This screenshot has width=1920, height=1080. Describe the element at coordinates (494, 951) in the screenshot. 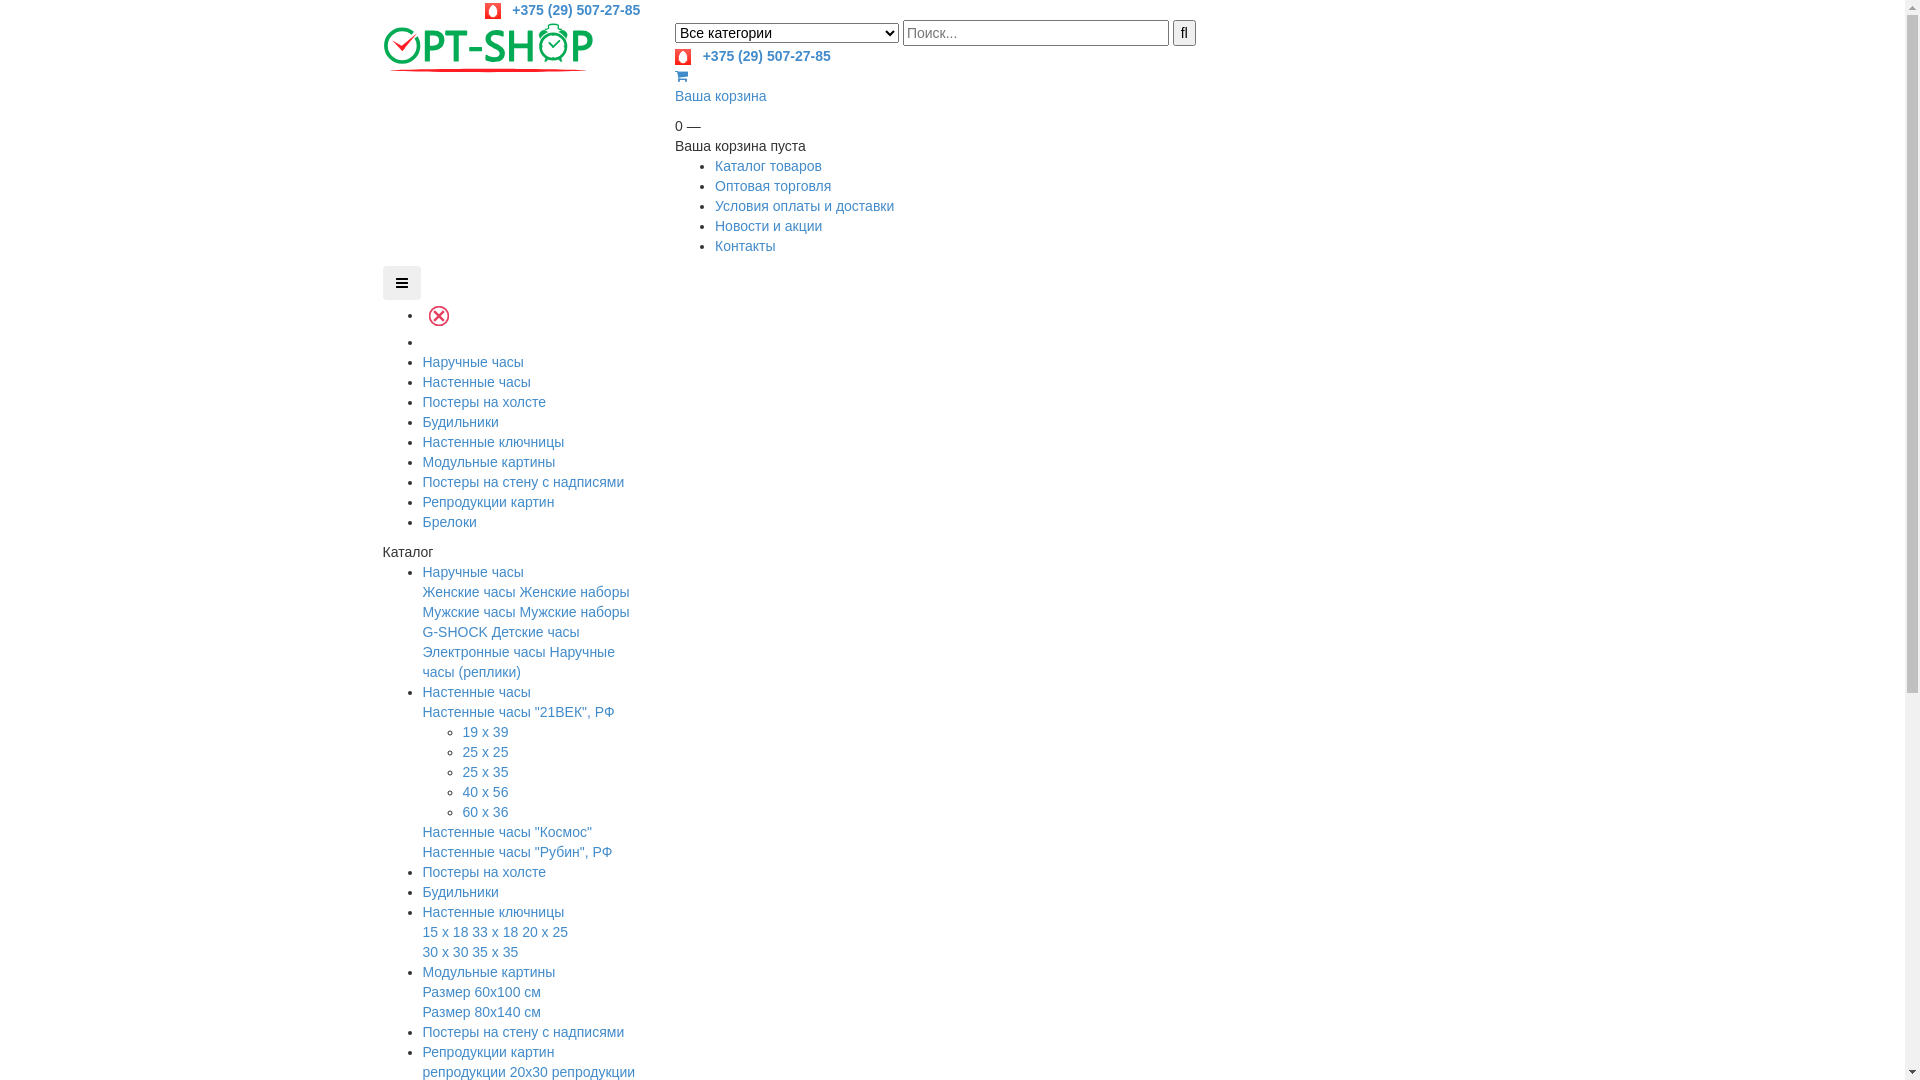

I see `'35 x 35'` at that location.